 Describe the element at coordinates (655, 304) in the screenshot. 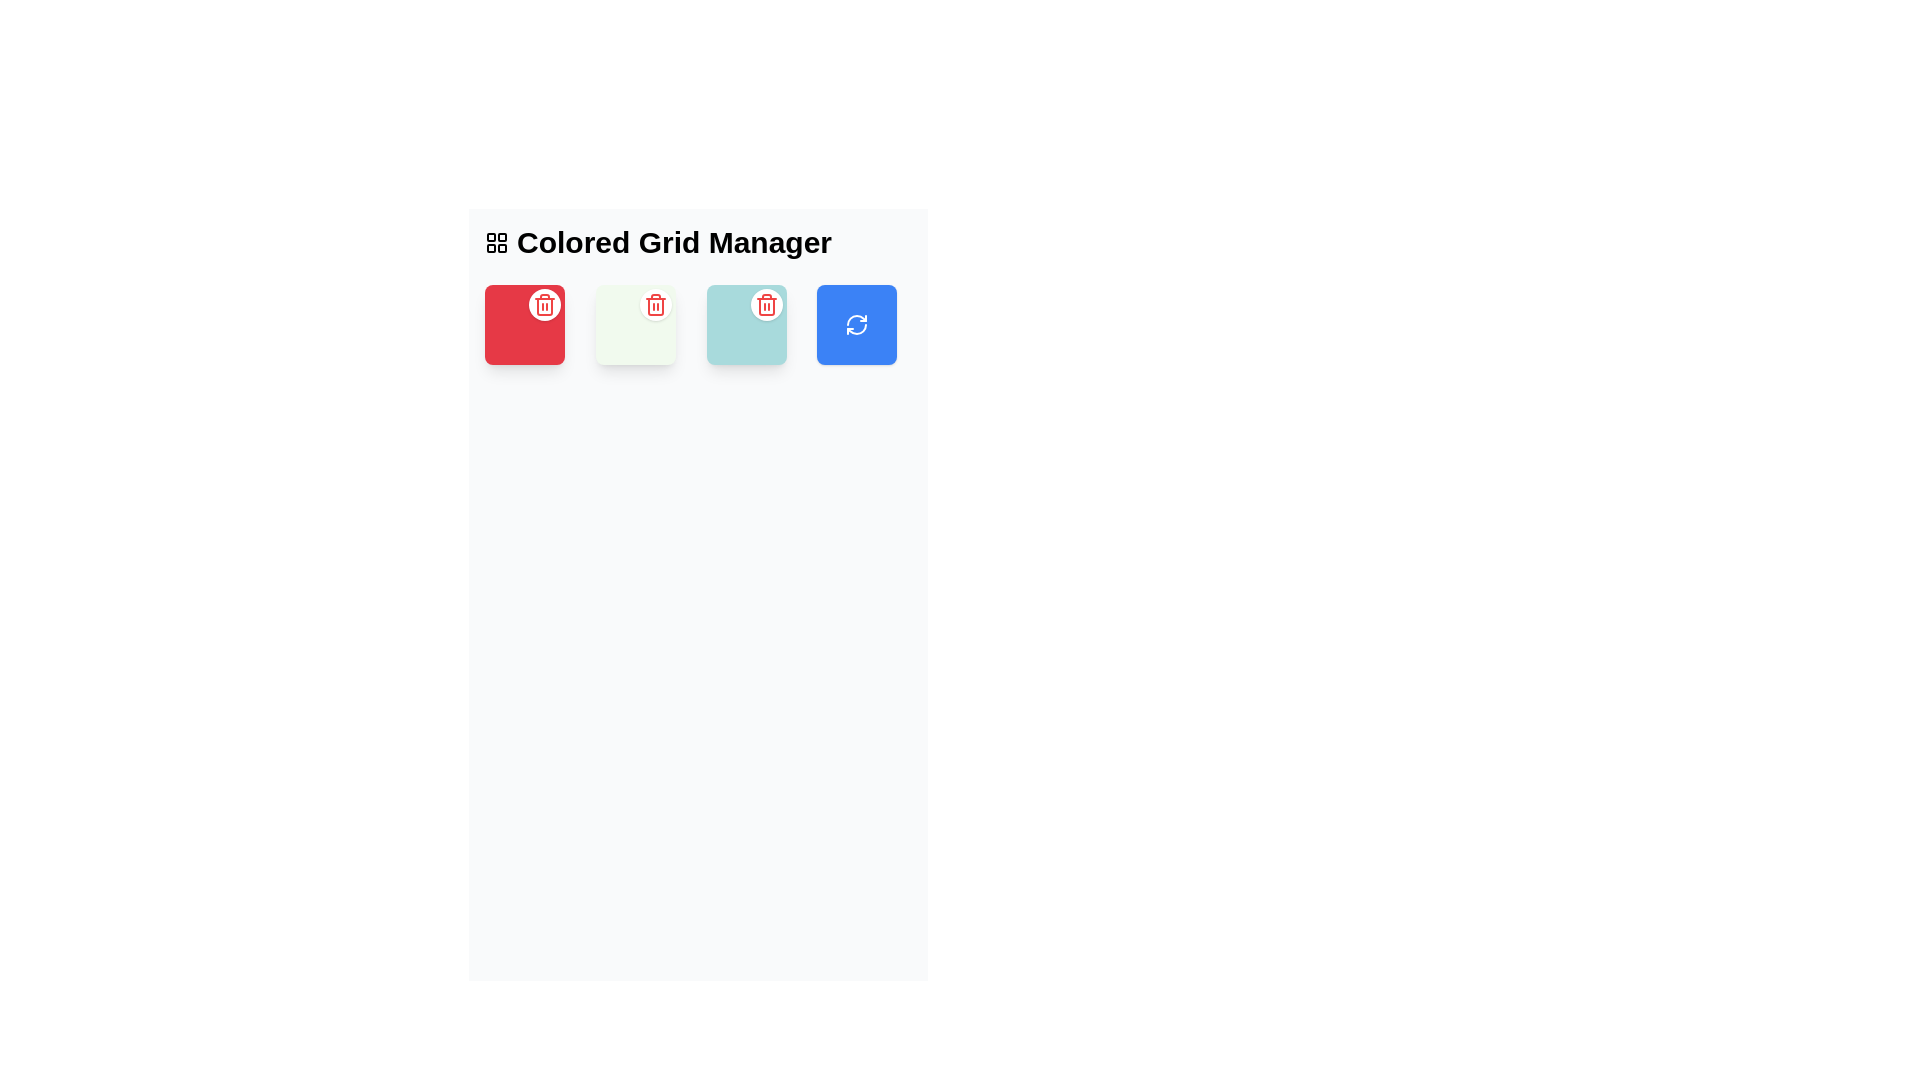

I see `the white circular button with a red trashcan icon located in the top-right corner of the light green square block in the Colored Grid Manager interface` at that location.